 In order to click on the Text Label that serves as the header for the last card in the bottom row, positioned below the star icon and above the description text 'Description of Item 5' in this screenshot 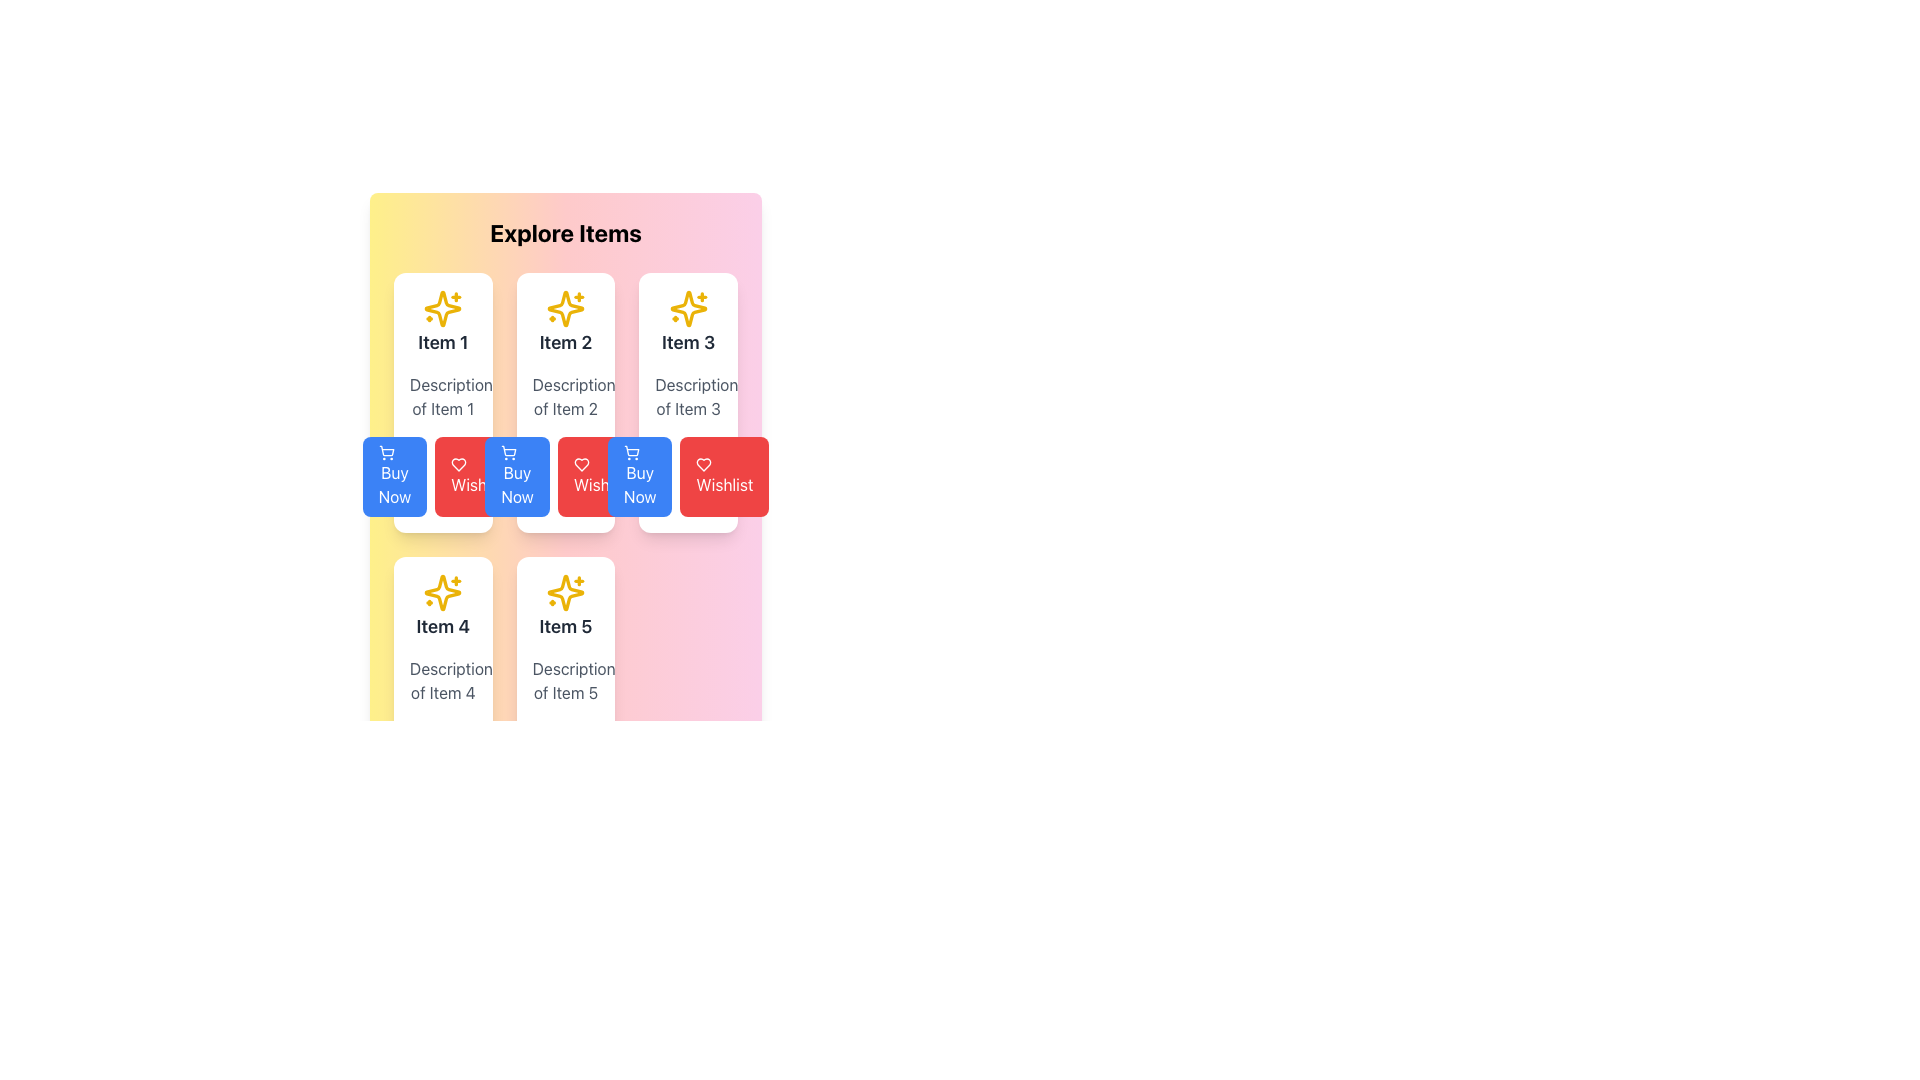, I will do `click(565, 605)`.